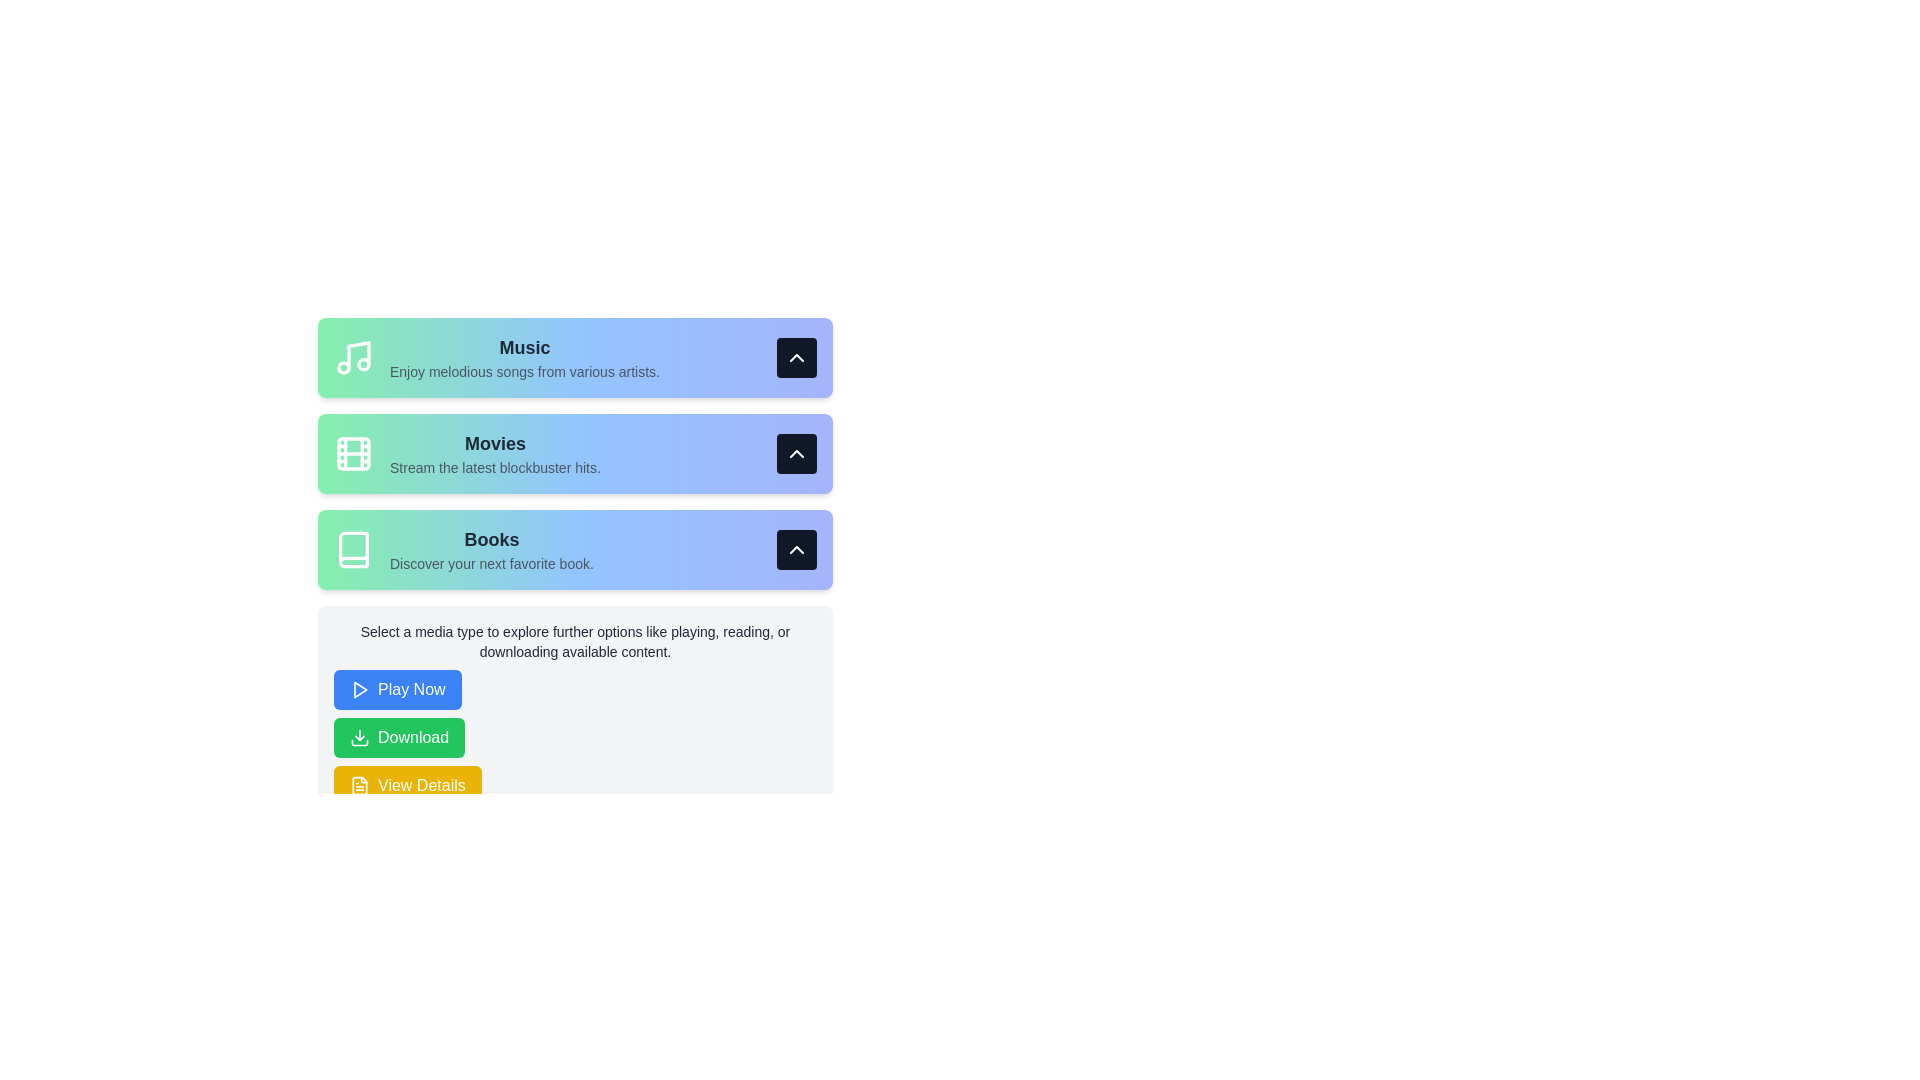  Describe the element at coordinates (795, 550) in the screenshot. I see `the button located at the top-right corner of the 'Books' section` at that location.